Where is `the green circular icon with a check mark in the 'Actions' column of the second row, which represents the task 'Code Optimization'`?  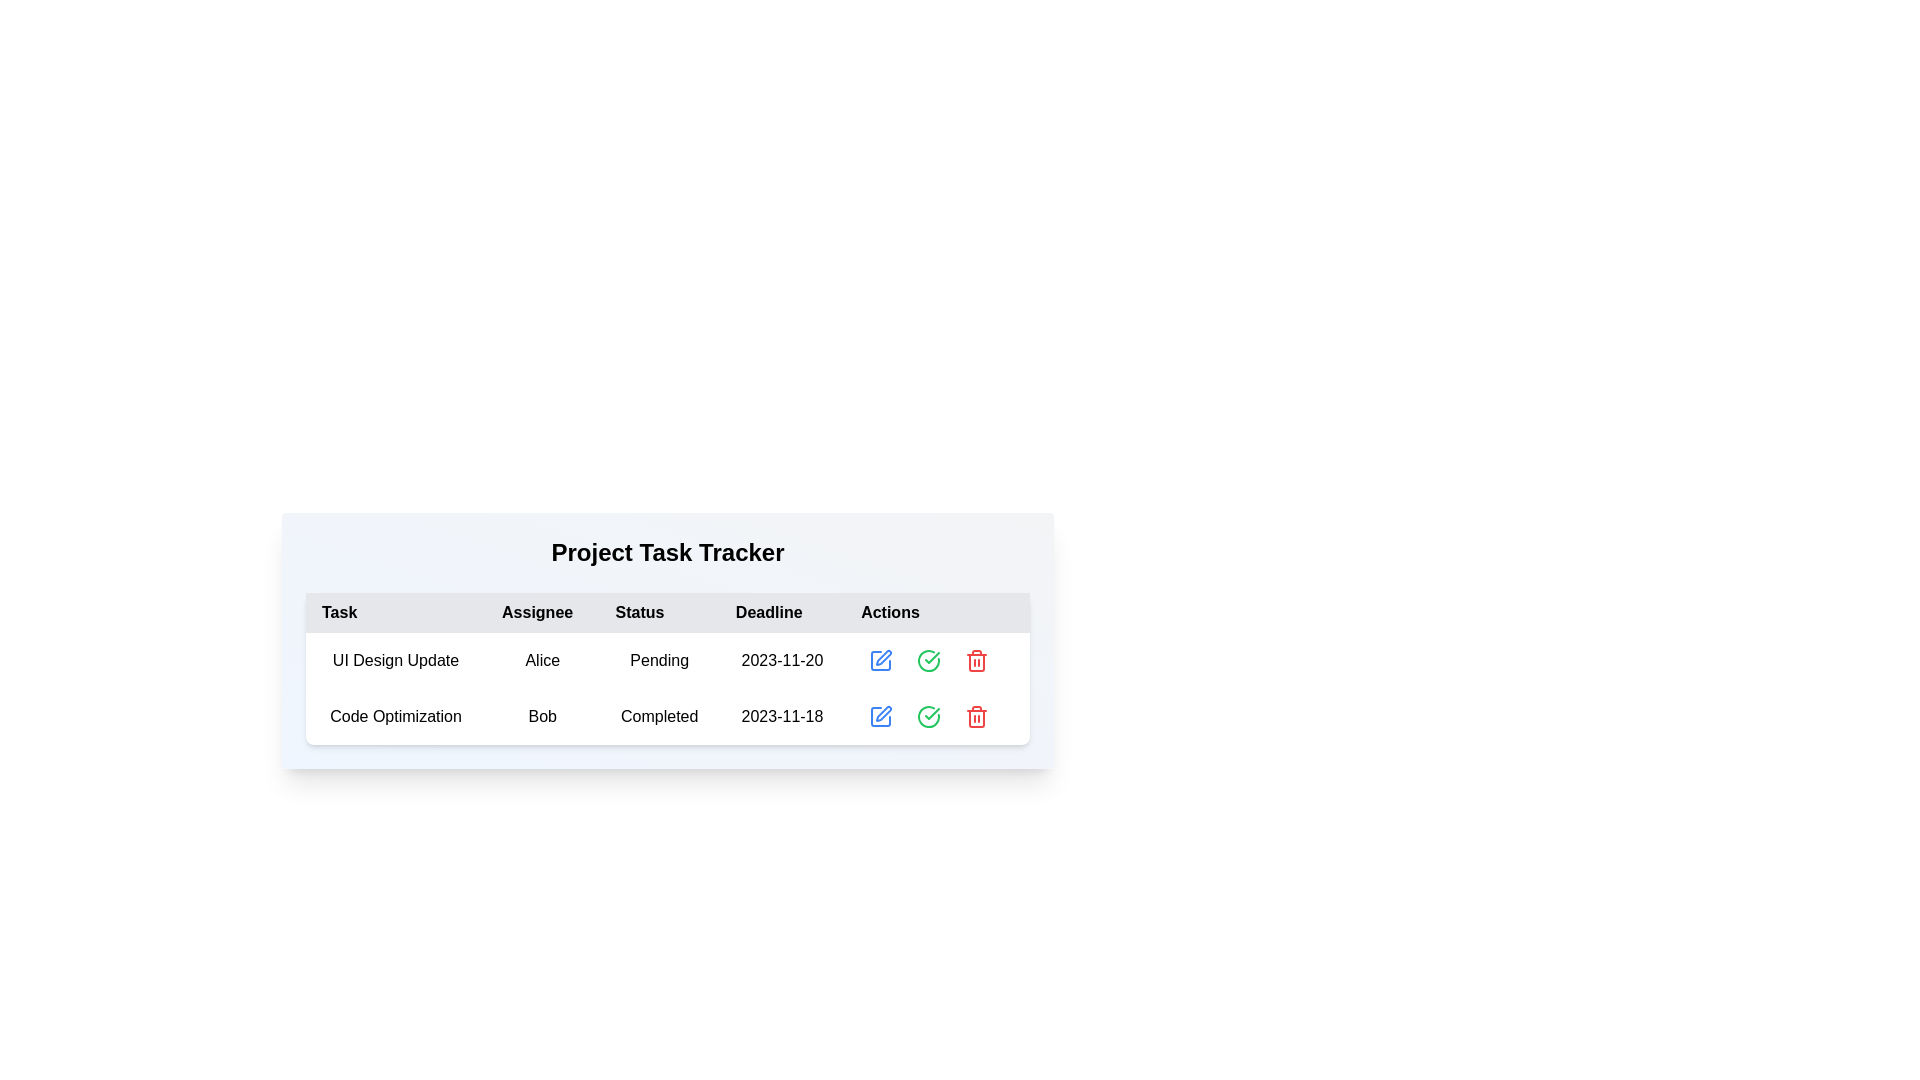
the green circular icon with a check mark in the 'Actions' column of the second row, which represents the task 'Code Optimization' is located at coordinates (928, 660).